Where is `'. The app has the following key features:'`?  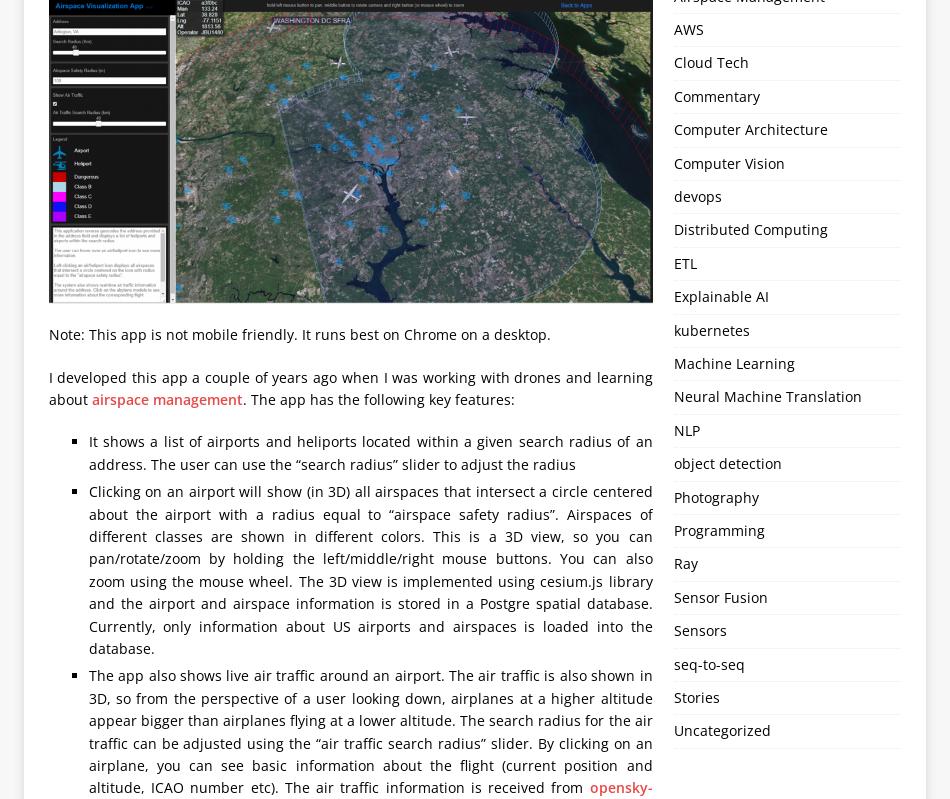
'. The app has the following key features:' is located at coordinates (377, 399).